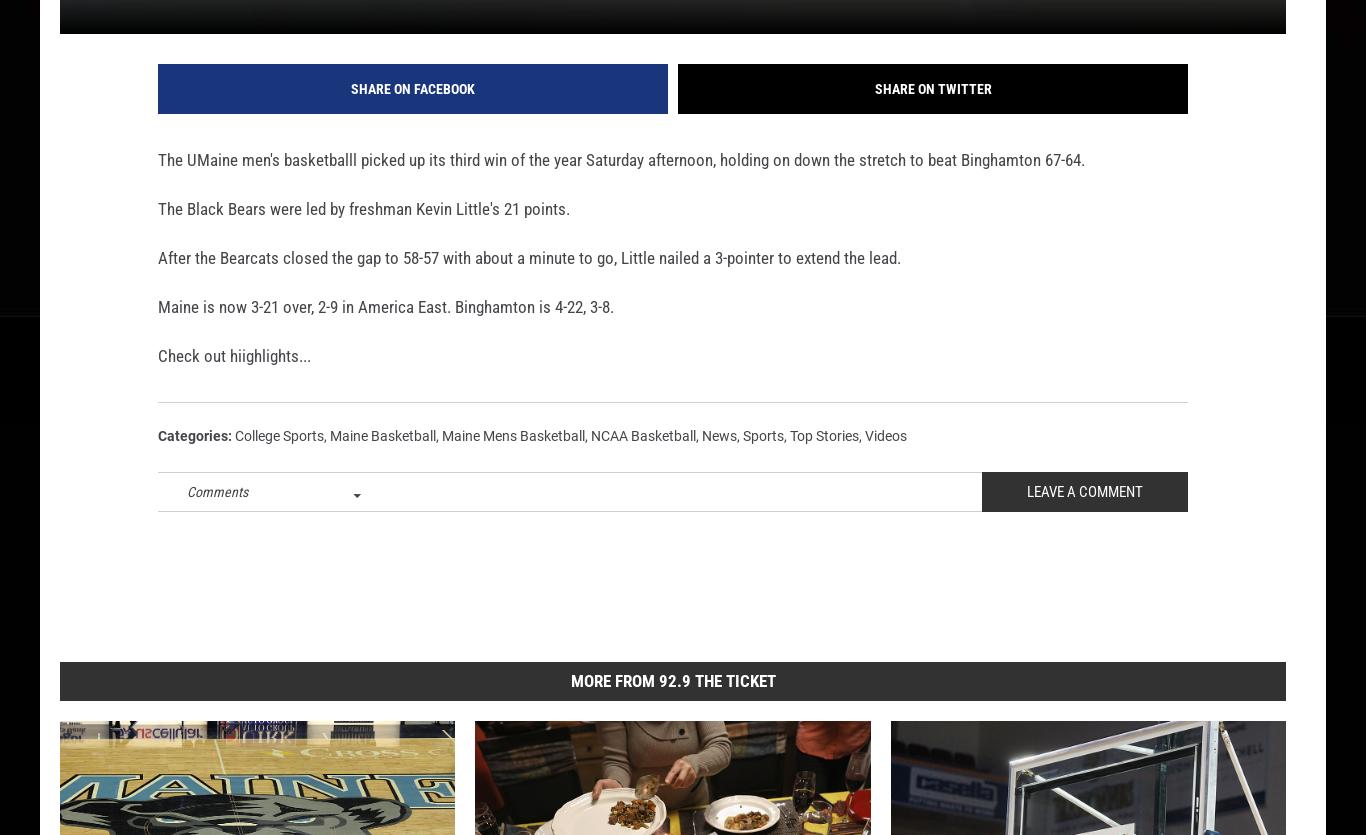  I want to click on 'NCAA Basketball', so click(642, 467).